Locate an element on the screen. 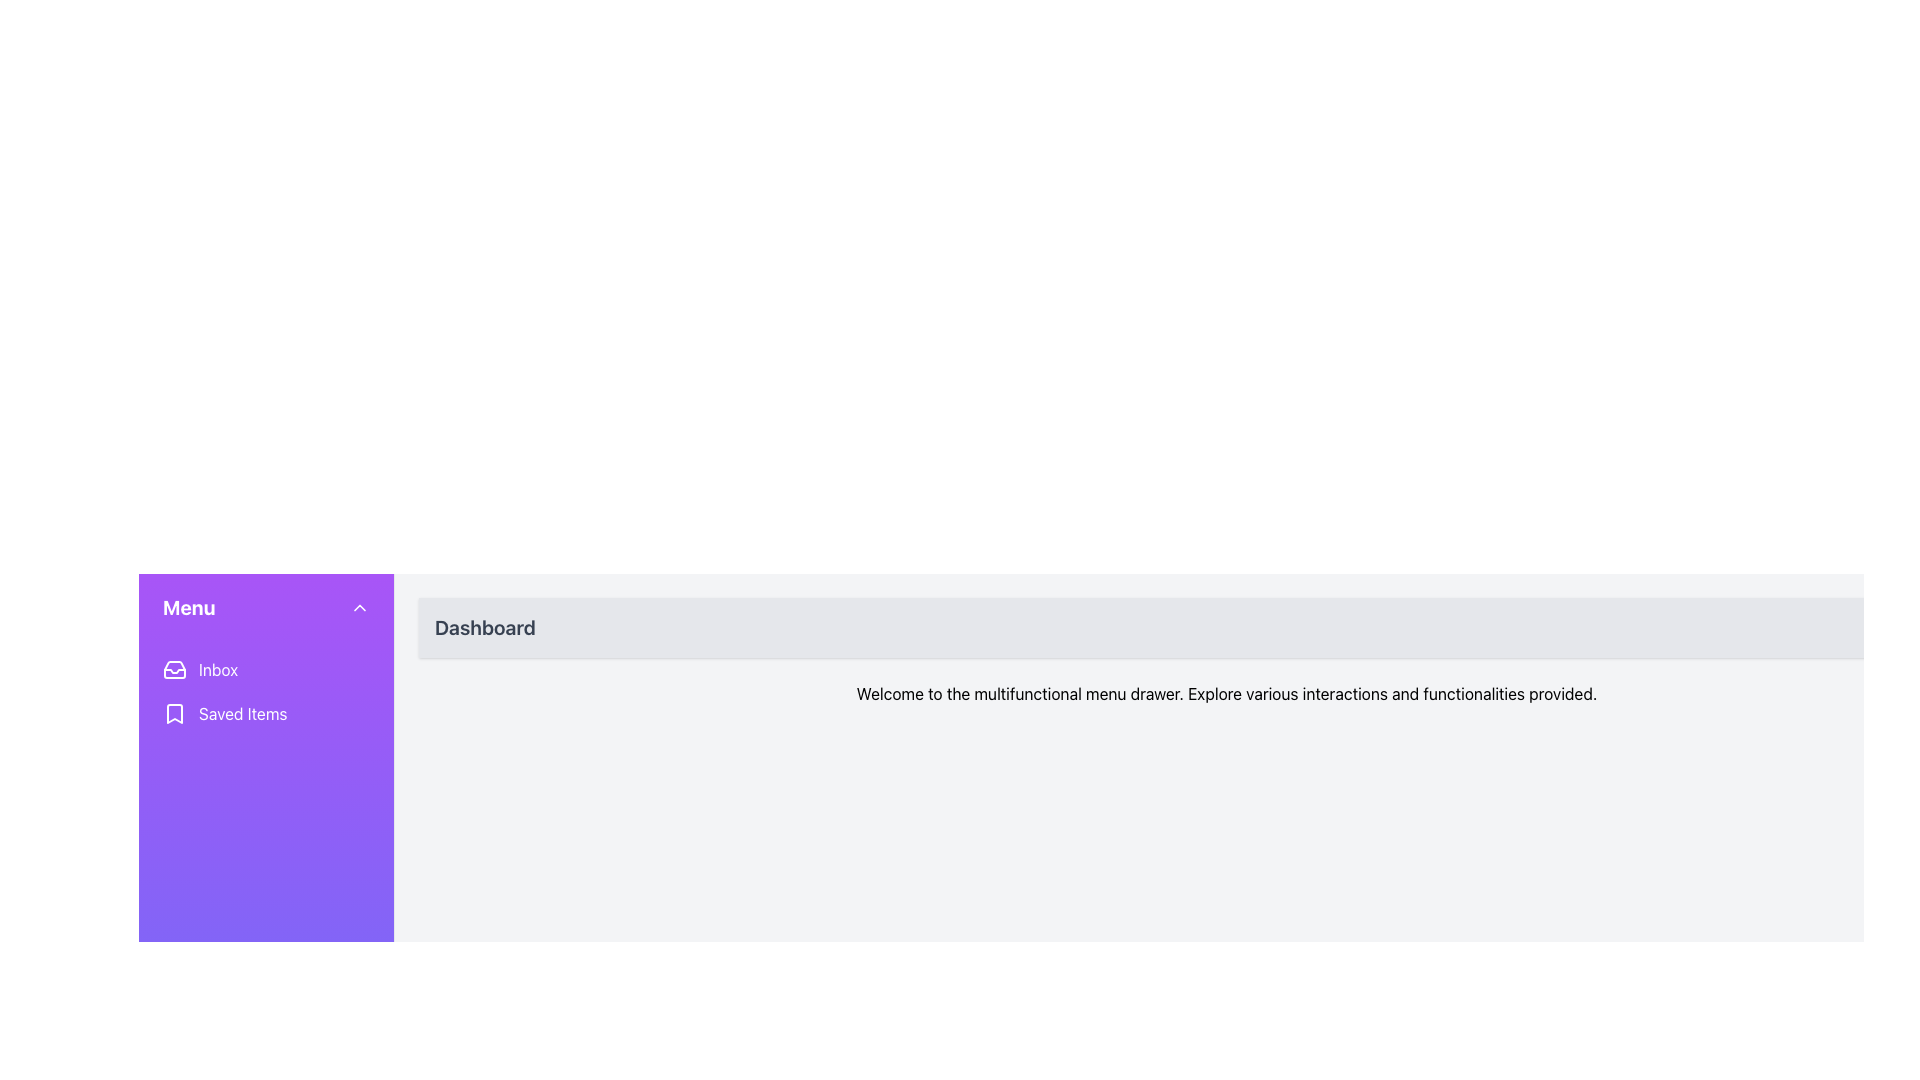 The image size is (1920, 1080). the menu option represented is located at coordinates (174, 712).